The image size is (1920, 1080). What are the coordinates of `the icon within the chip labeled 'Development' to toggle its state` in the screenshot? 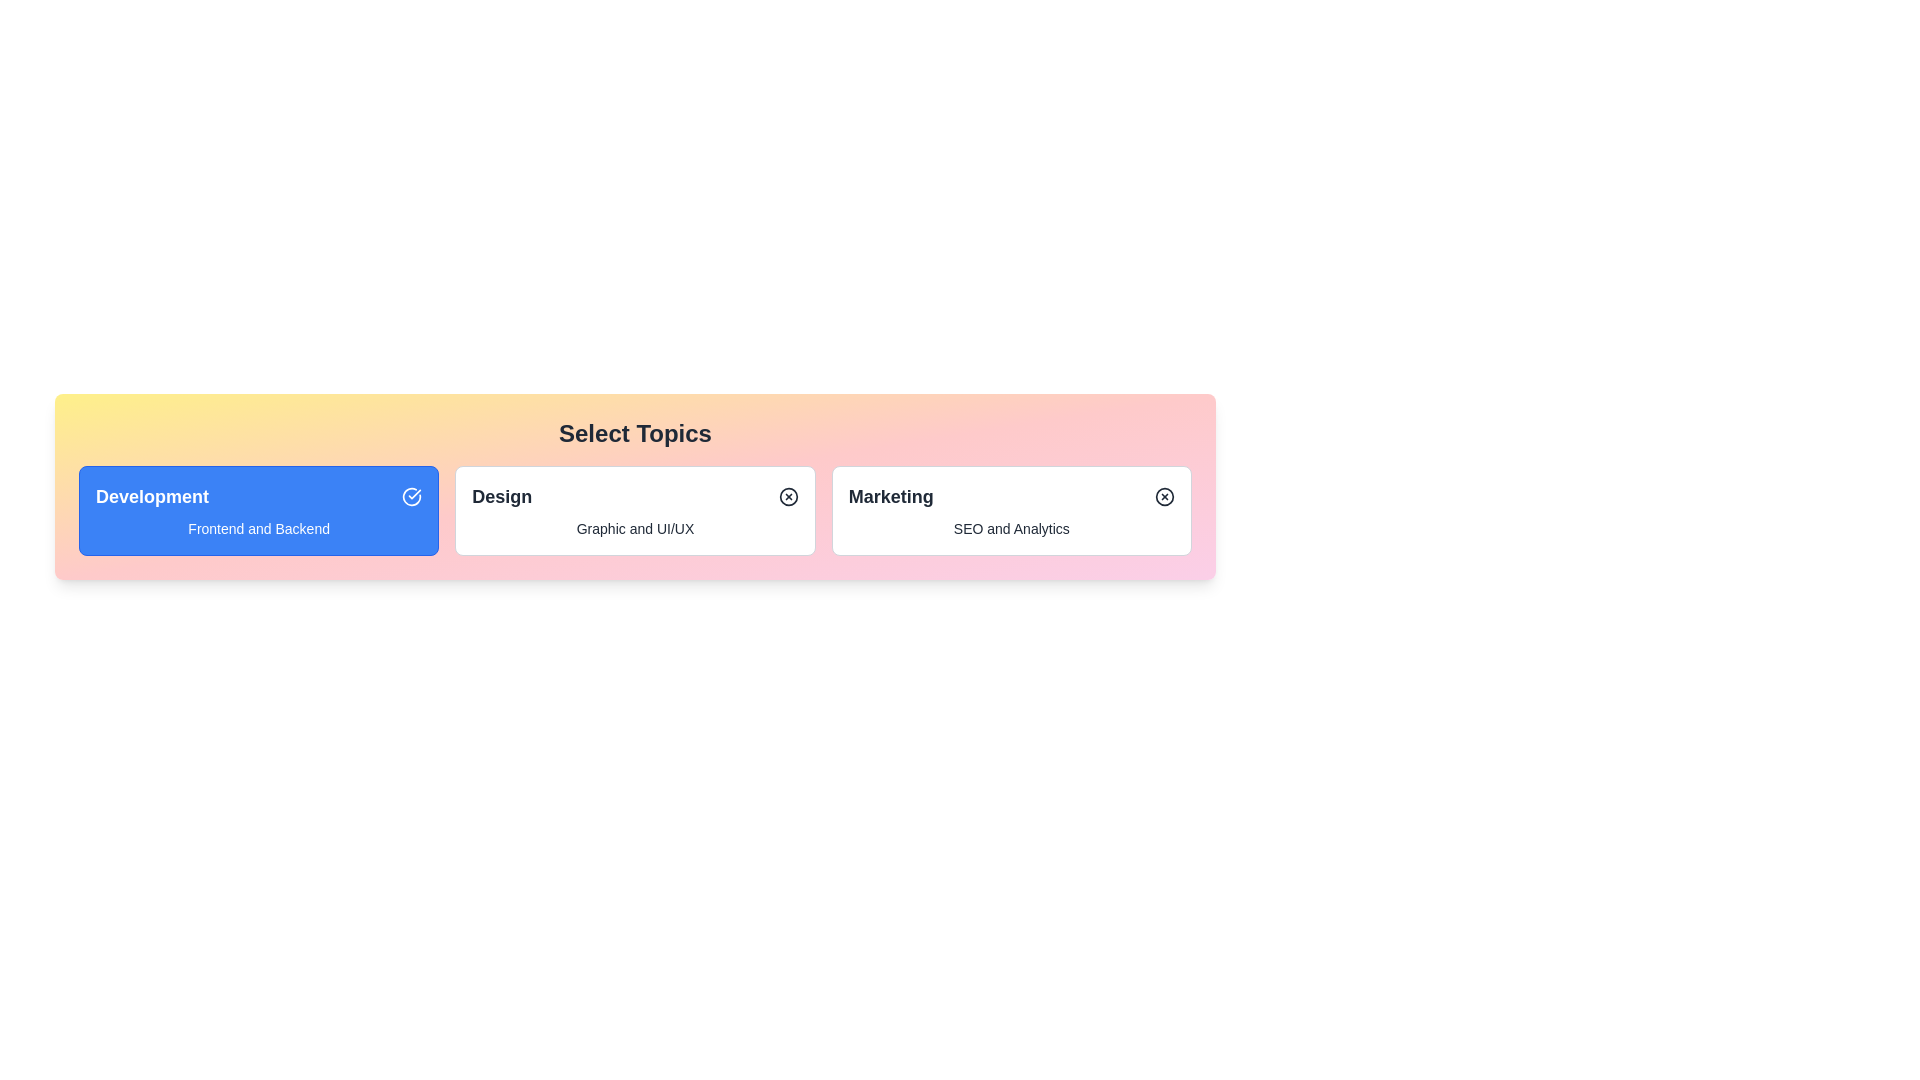 It's located at (411, 496).